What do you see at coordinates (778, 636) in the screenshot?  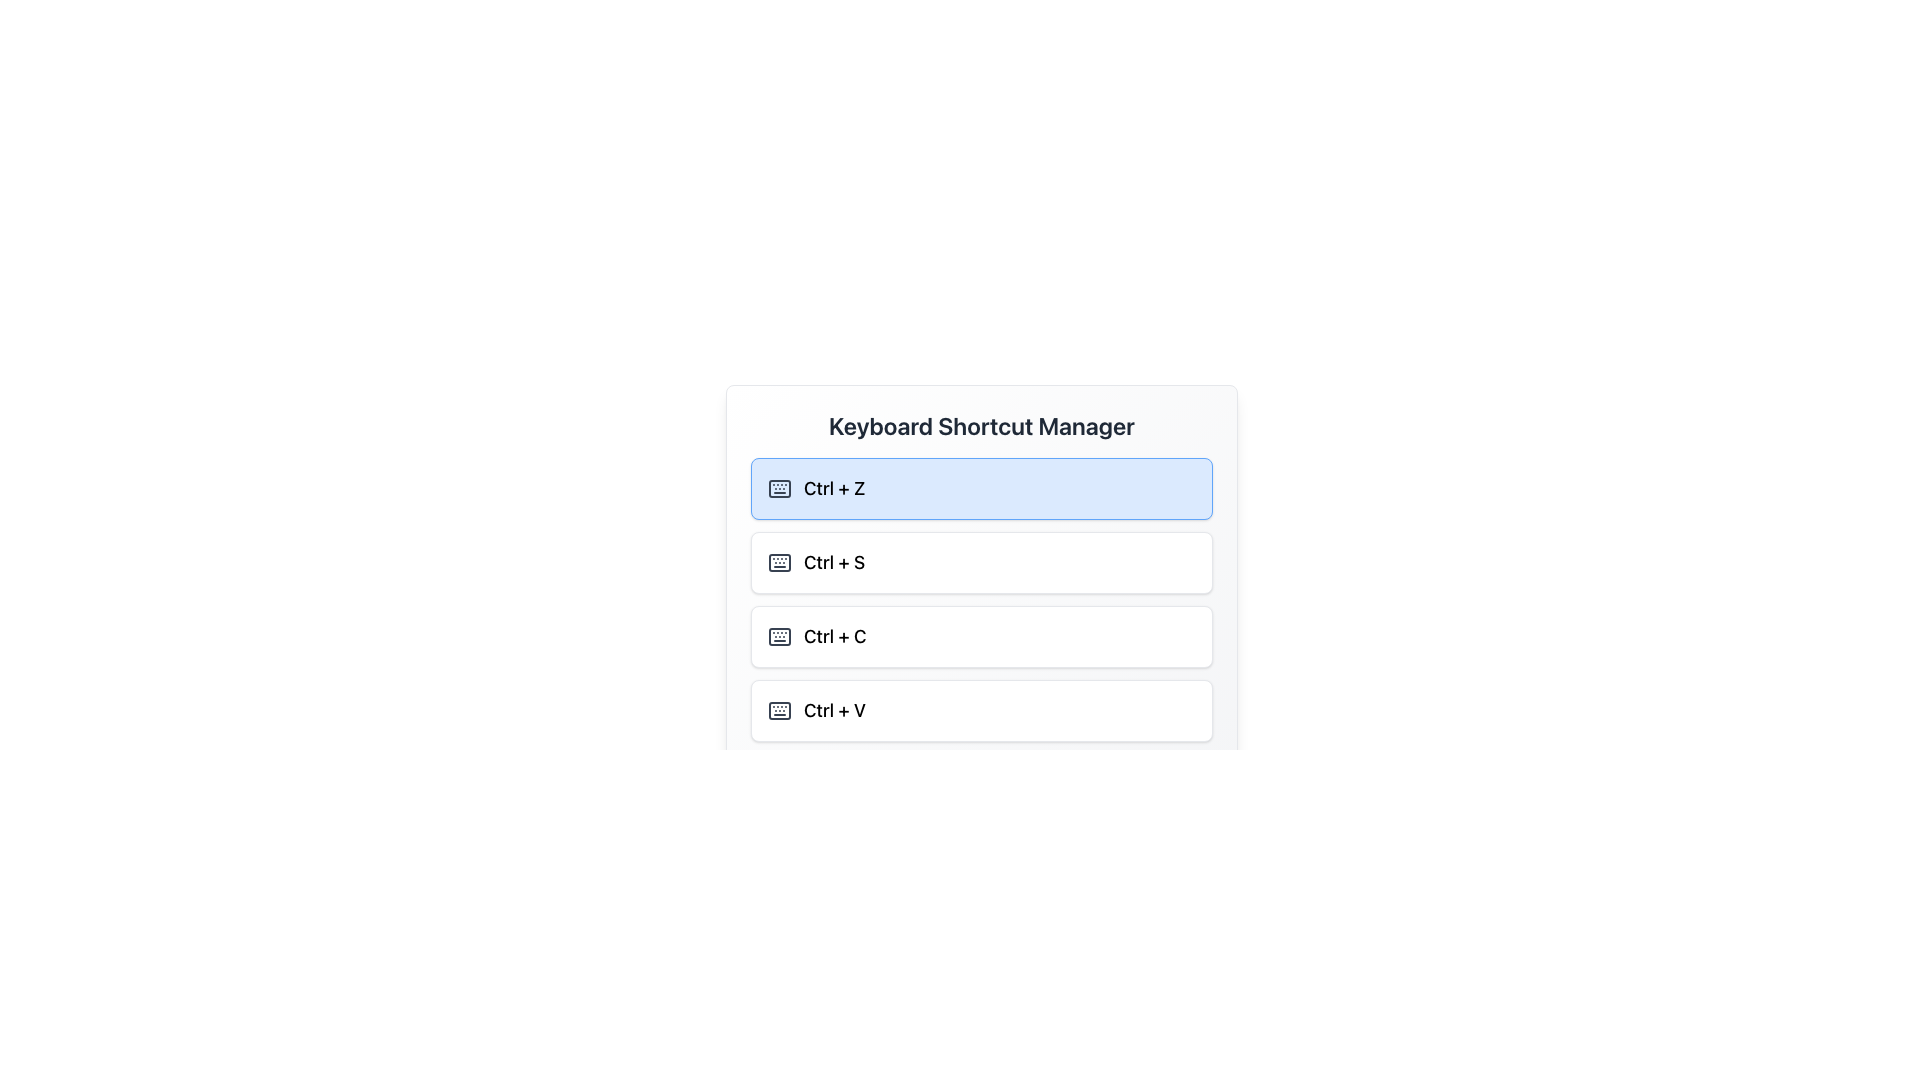 I see `the keyboard icon in the third row of the 'Keyboard Shortcut Manager' list, which visually represents the 'Ctrl + C' shortcut` at bounding box center [778, 636].